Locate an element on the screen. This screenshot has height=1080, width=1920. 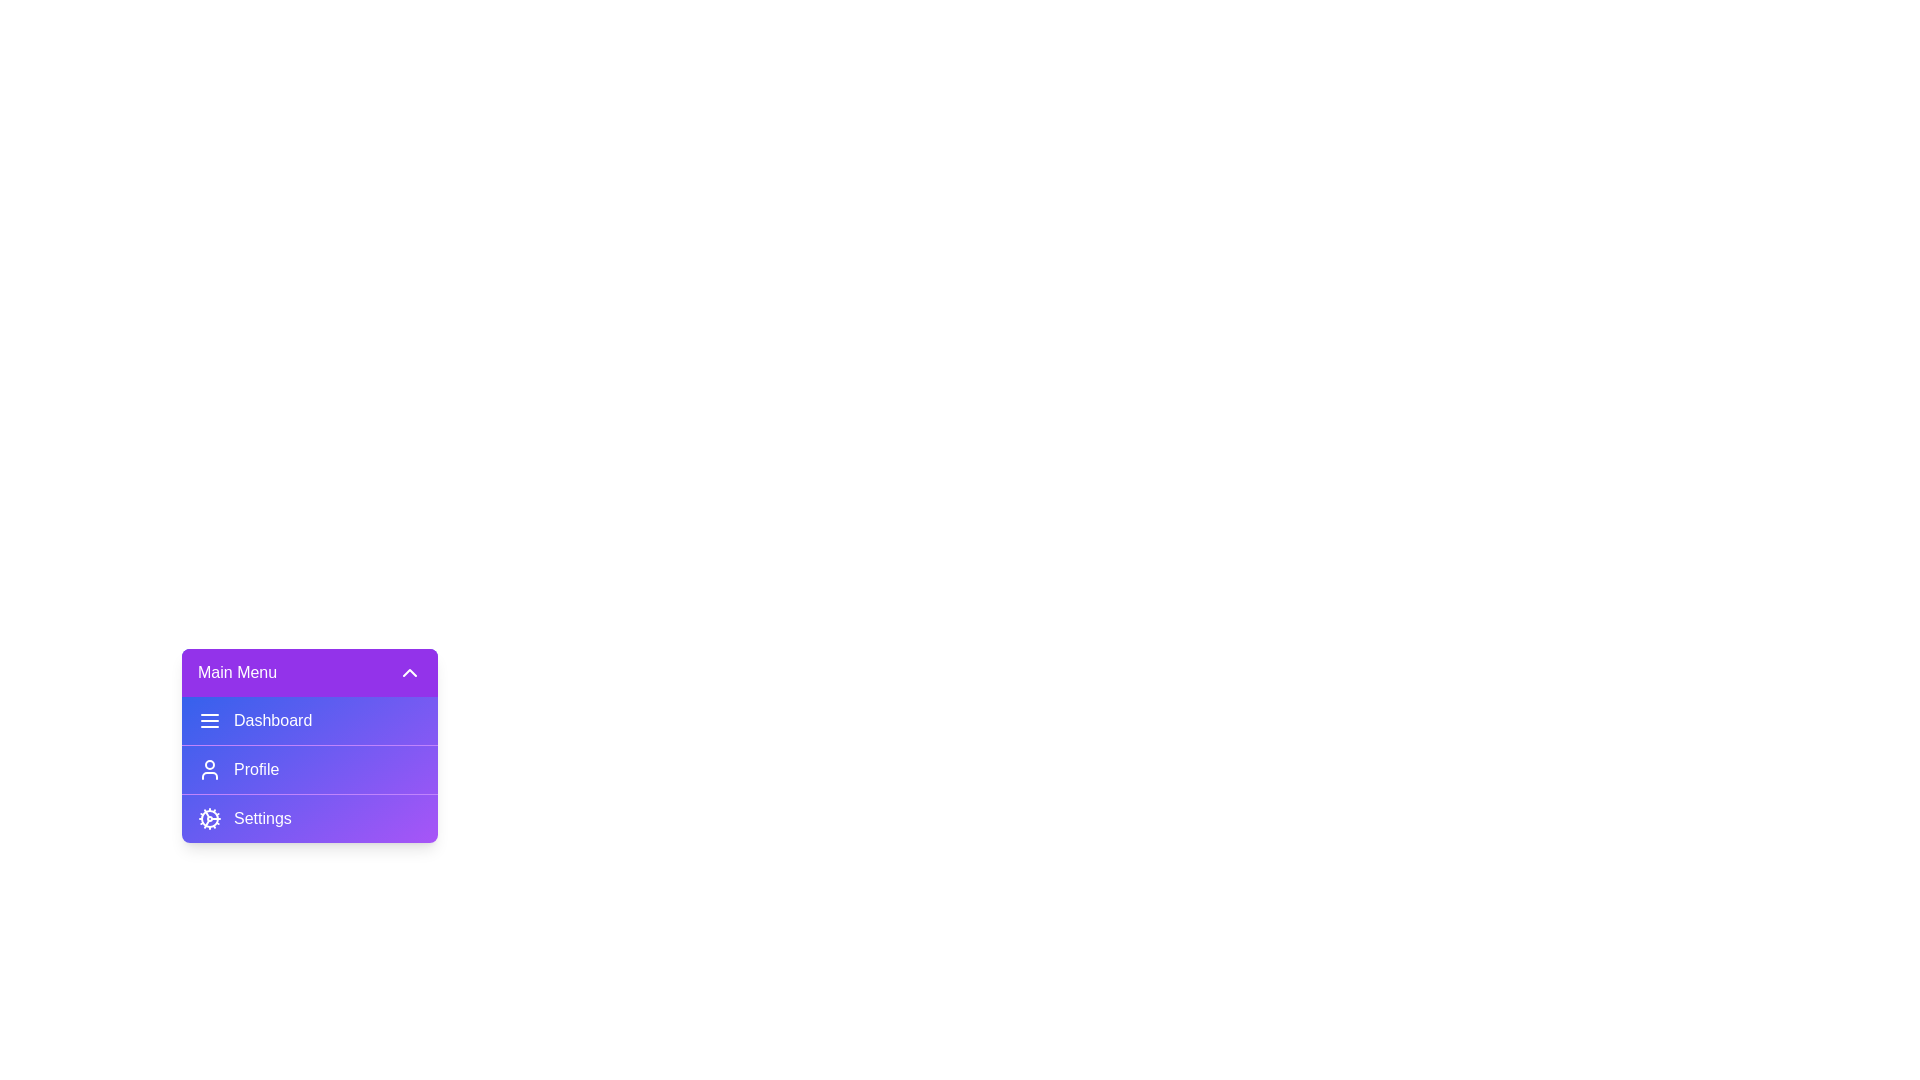
the 'Dashboard' menu icon located at the leftmost side of the 'Dashboard' menu row in the 'Main Menu' dropdown is located at coordinates (210, 721).